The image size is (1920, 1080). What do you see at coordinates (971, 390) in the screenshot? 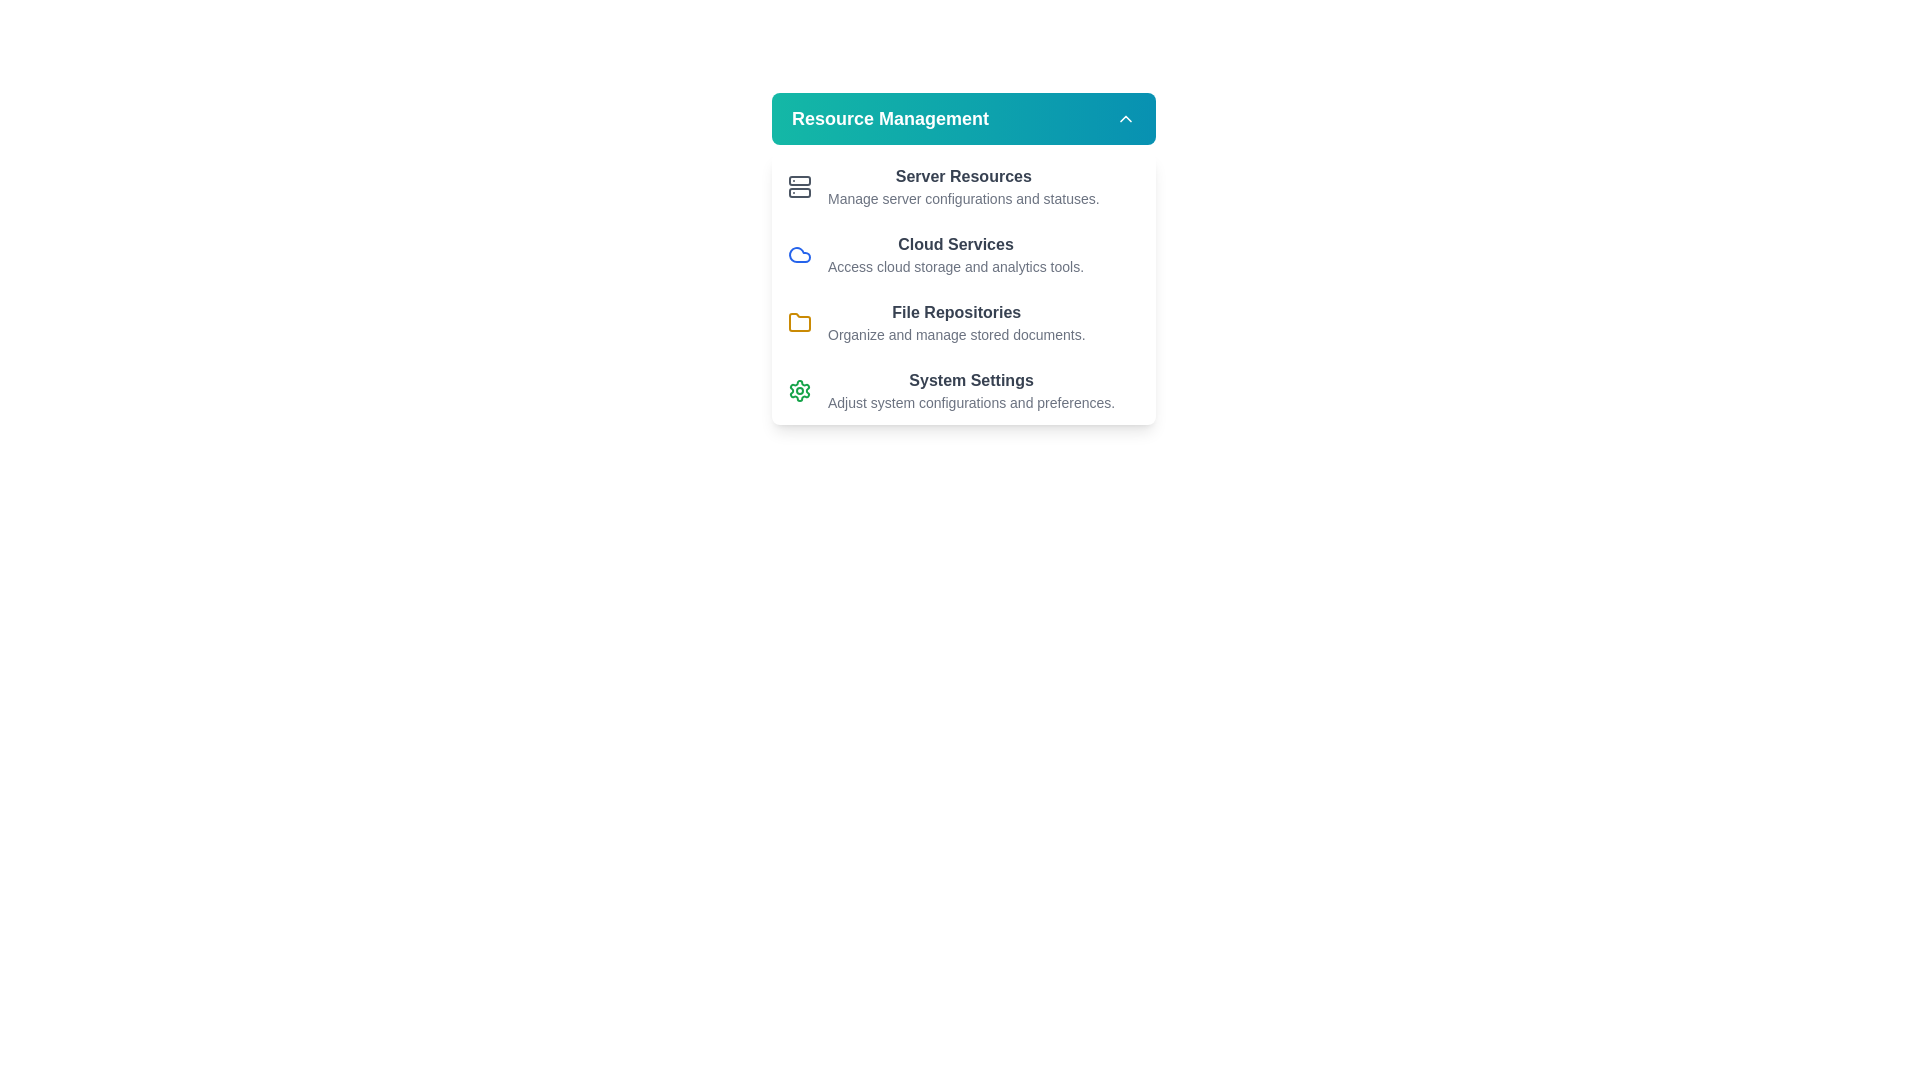
I see `the 'System Settings' text-based menu item in the 'Resource Management' section, which includes a bold title and a light gray subtitle, located below 'File Repositories'` at bounding box center [971, 390].